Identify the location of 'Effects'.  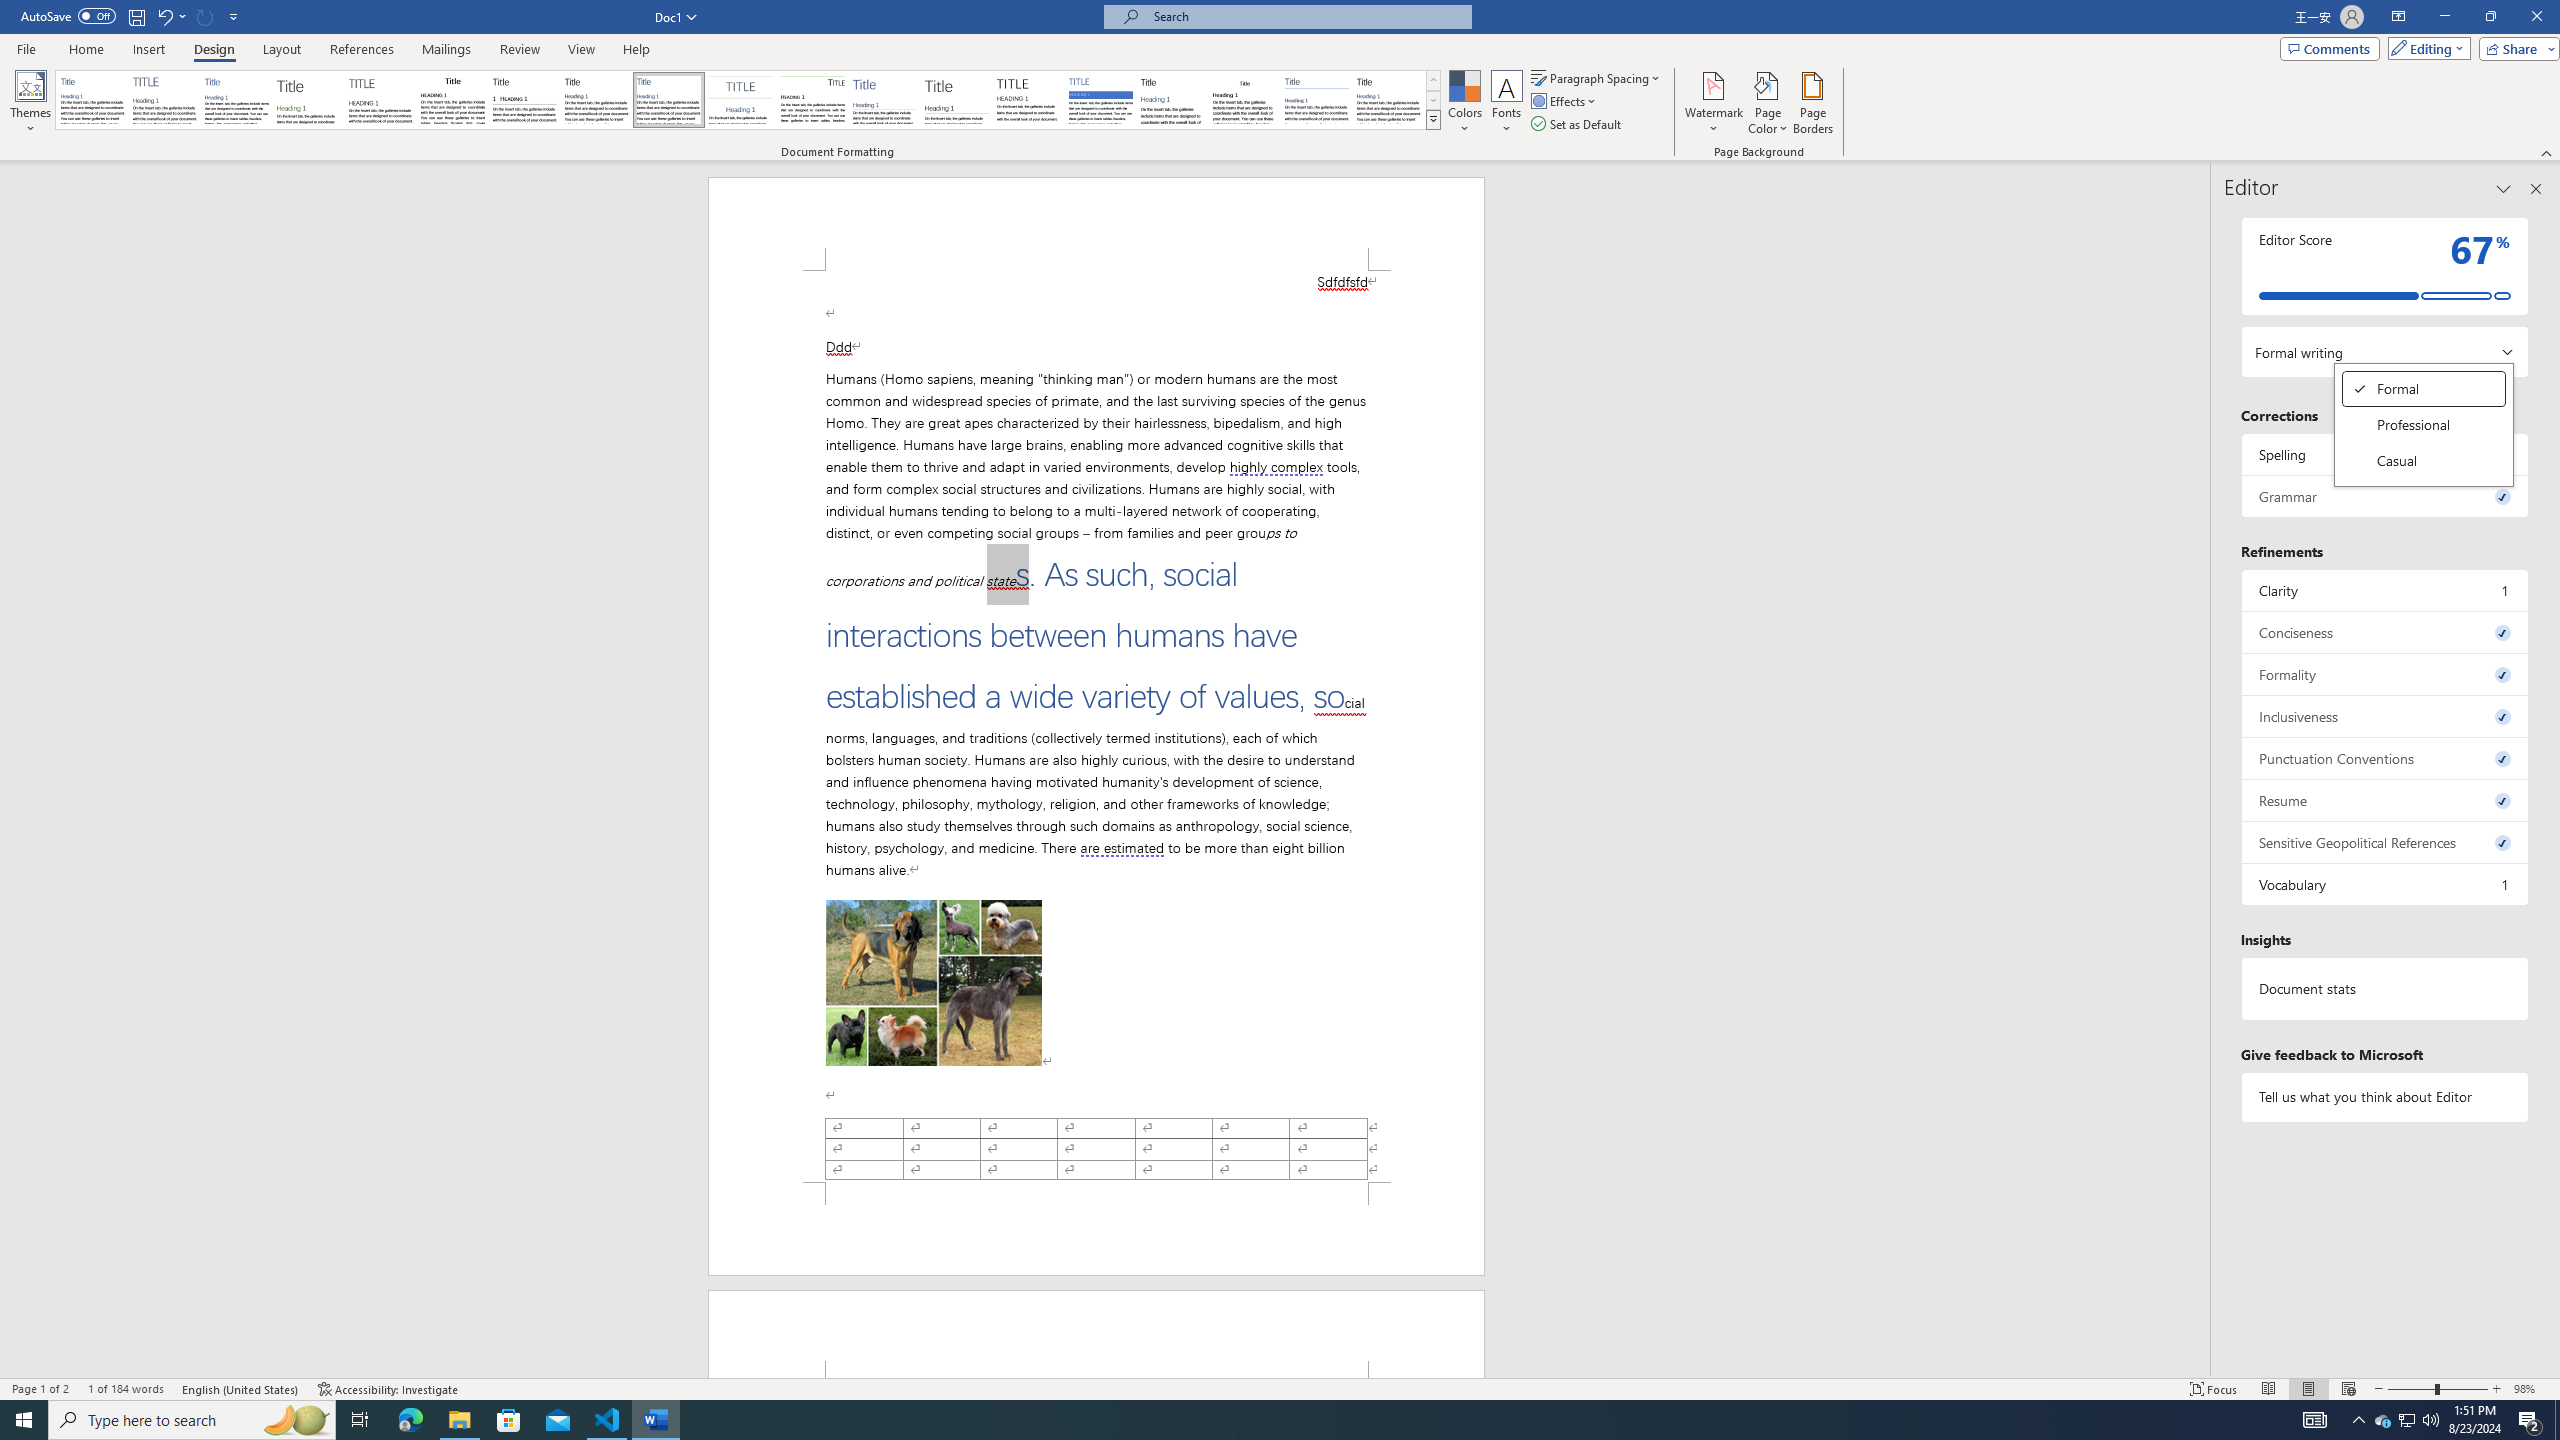
(1565, 99).